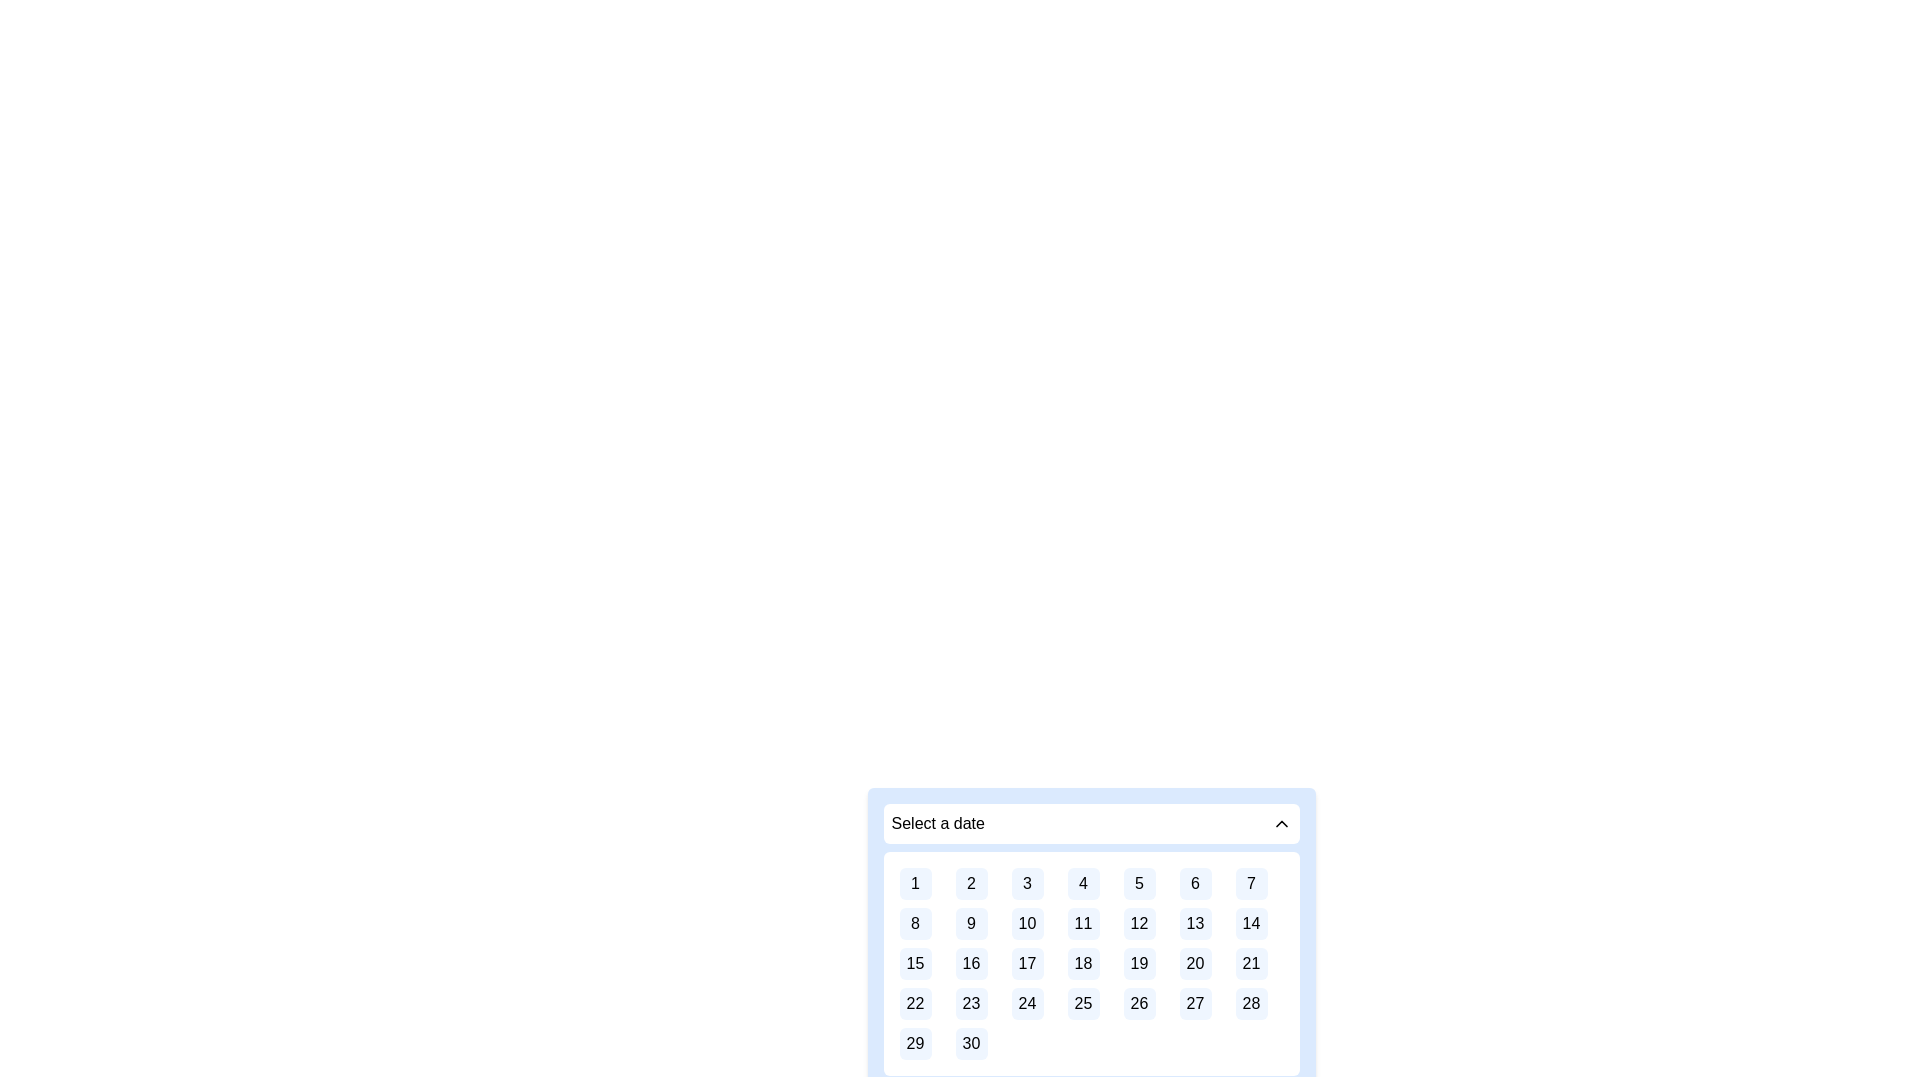 This screenshot has height=1080, width=1920. What do you see at coordinates (1027, 882) in the screenshot?
I see `the small, square button with rounded corners that displays the number '3' in bold, black font` at bounding box center [1027, 882].